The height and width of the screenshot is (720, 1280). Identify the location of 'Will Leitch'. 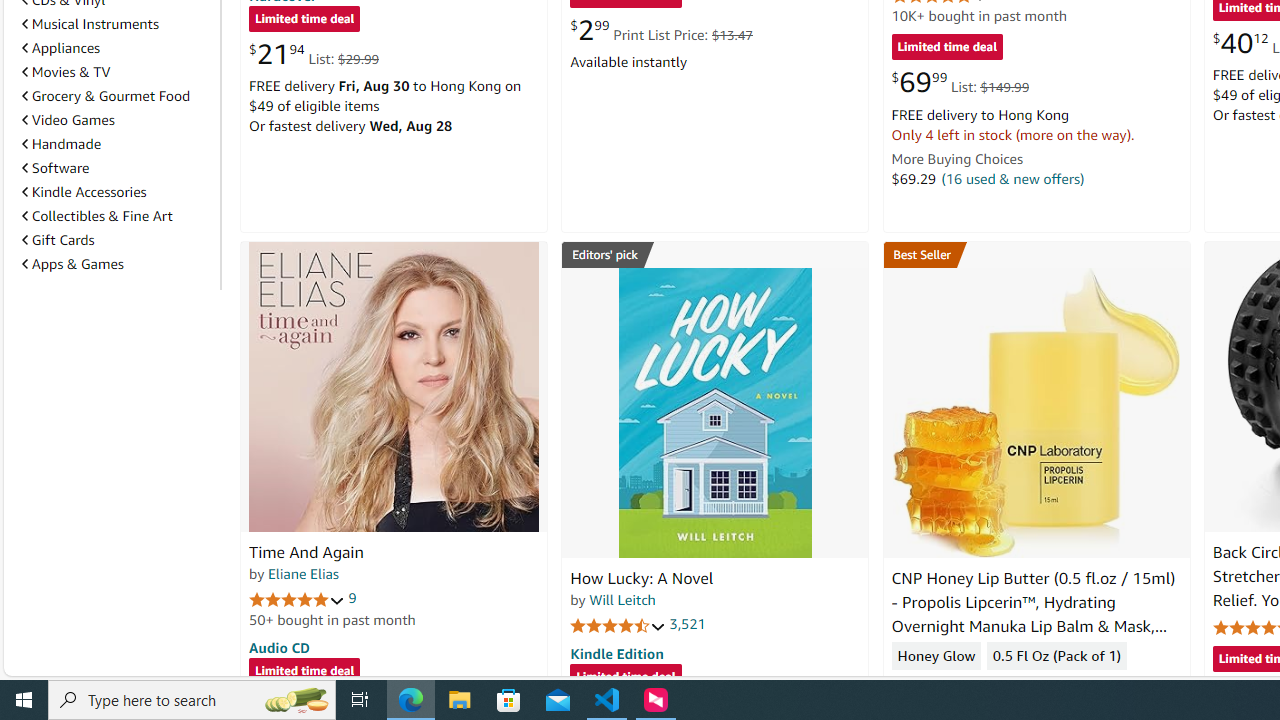
(621, 598).